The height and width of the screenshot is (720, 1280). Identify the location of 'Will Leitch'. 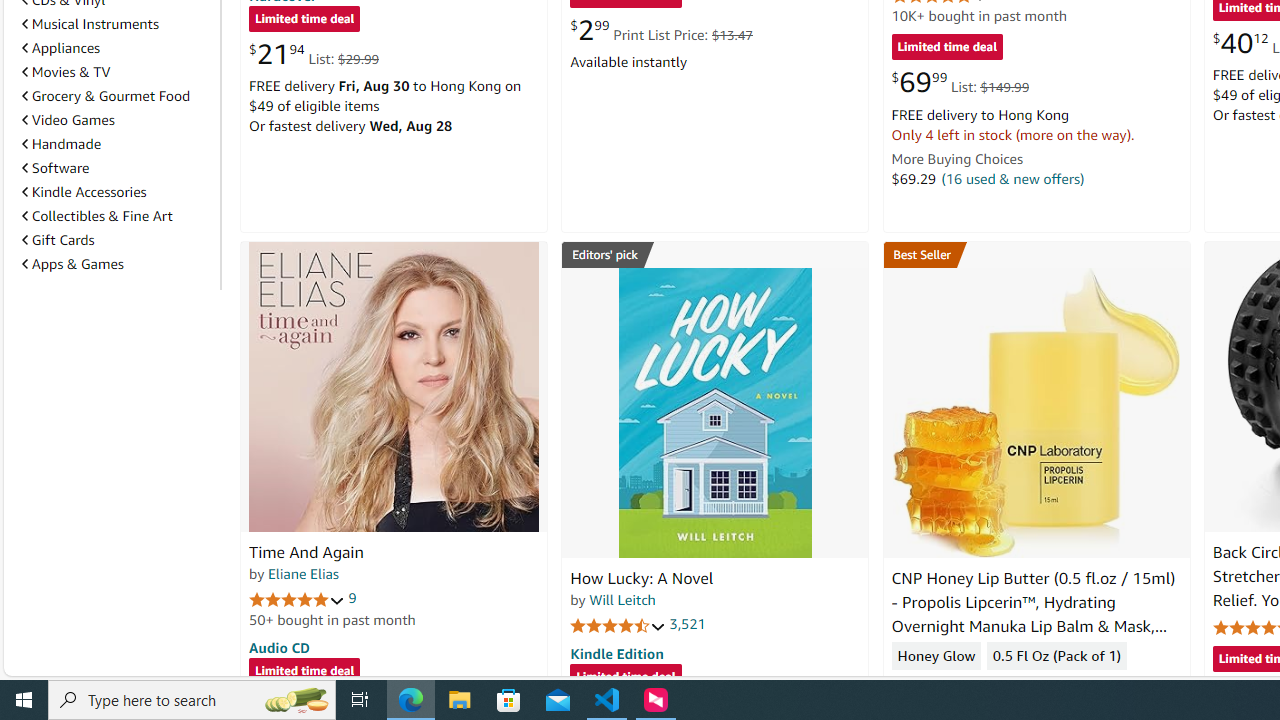
(621, 598).